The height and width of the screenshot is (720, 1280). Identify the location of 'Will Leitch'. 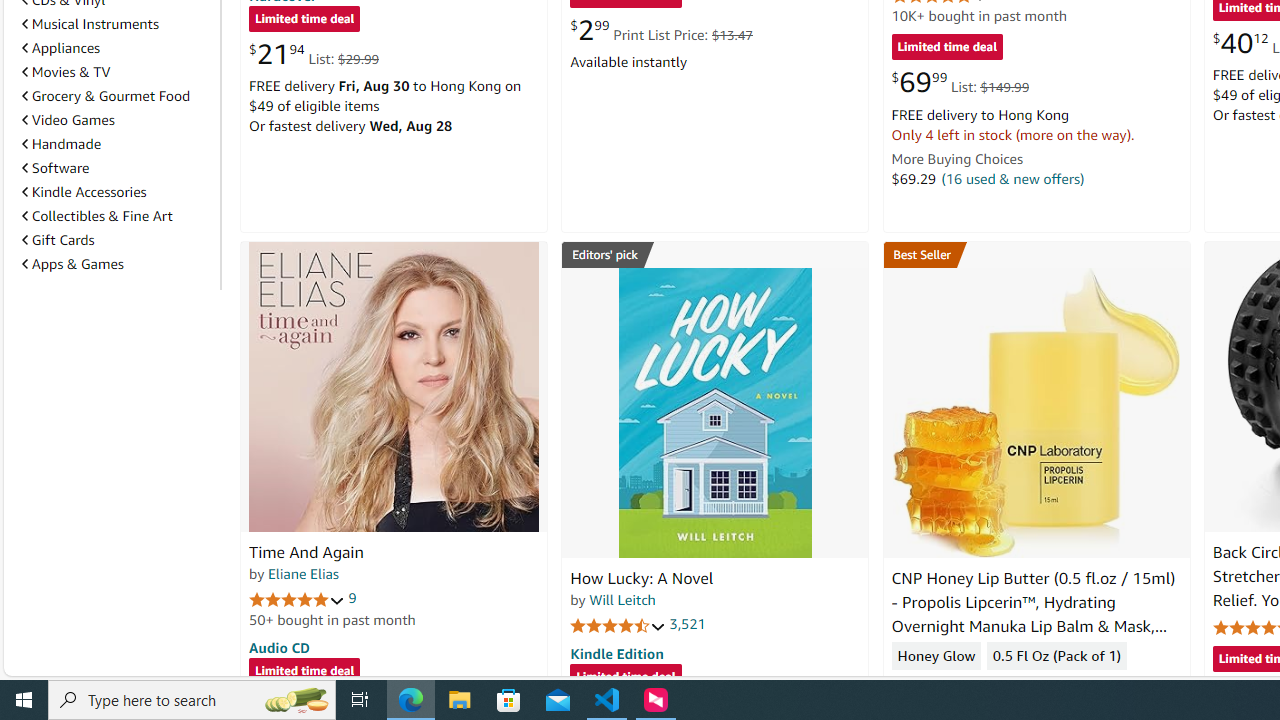
(621, 598).